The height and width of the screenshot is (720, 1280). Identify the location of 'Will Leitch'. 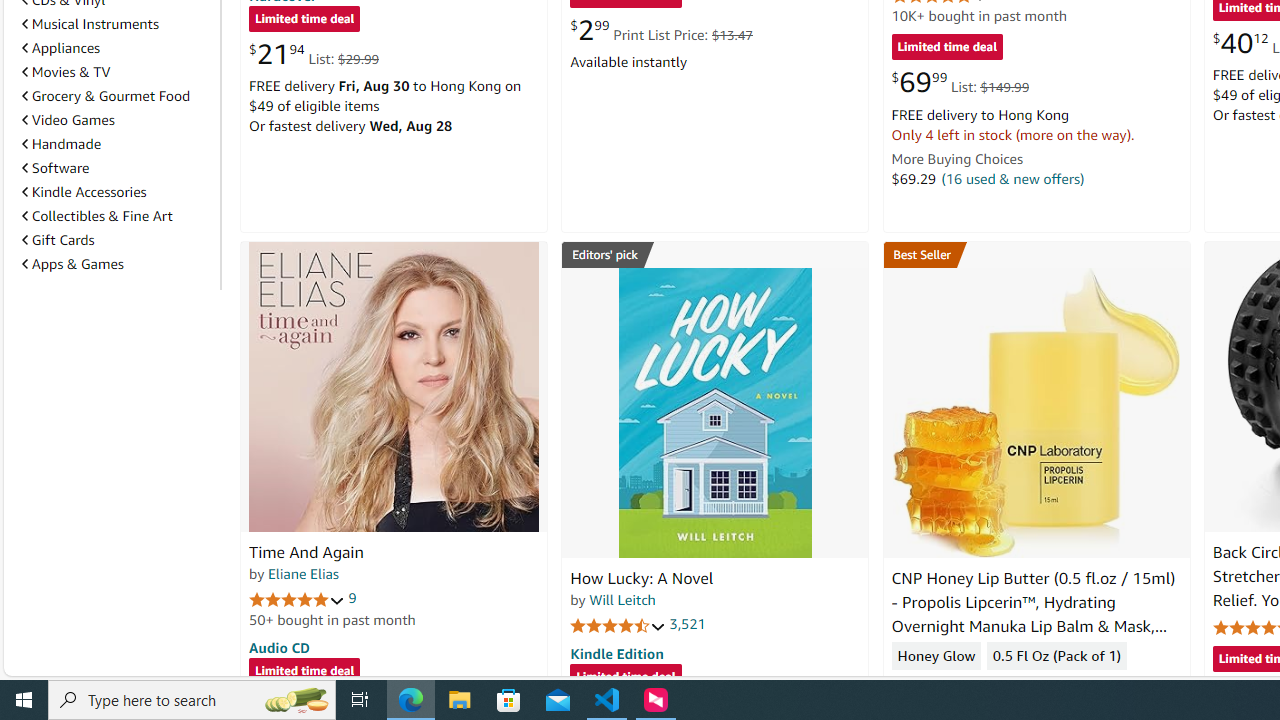
(621, 598).